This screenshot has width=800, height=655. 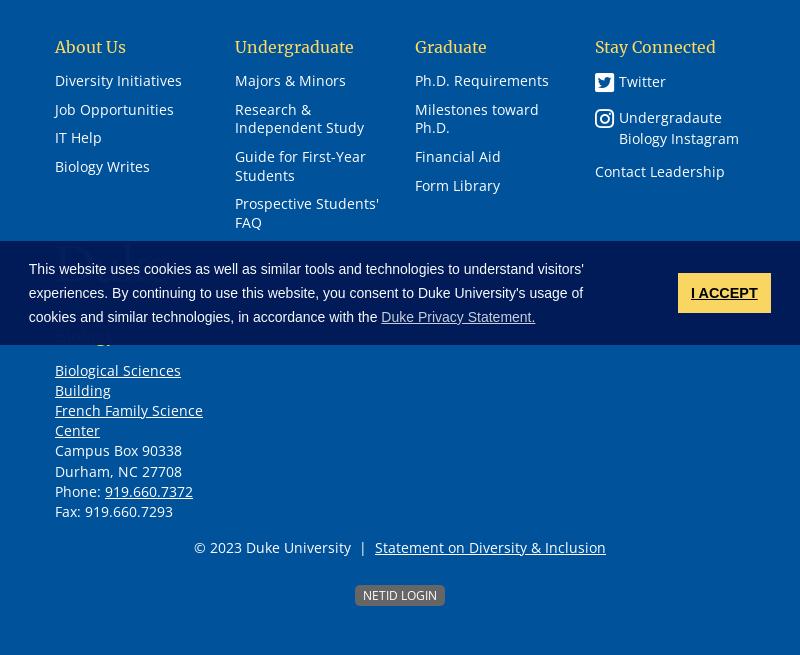 I want to click on 'Biology Writes', so click(x=101, y=165).